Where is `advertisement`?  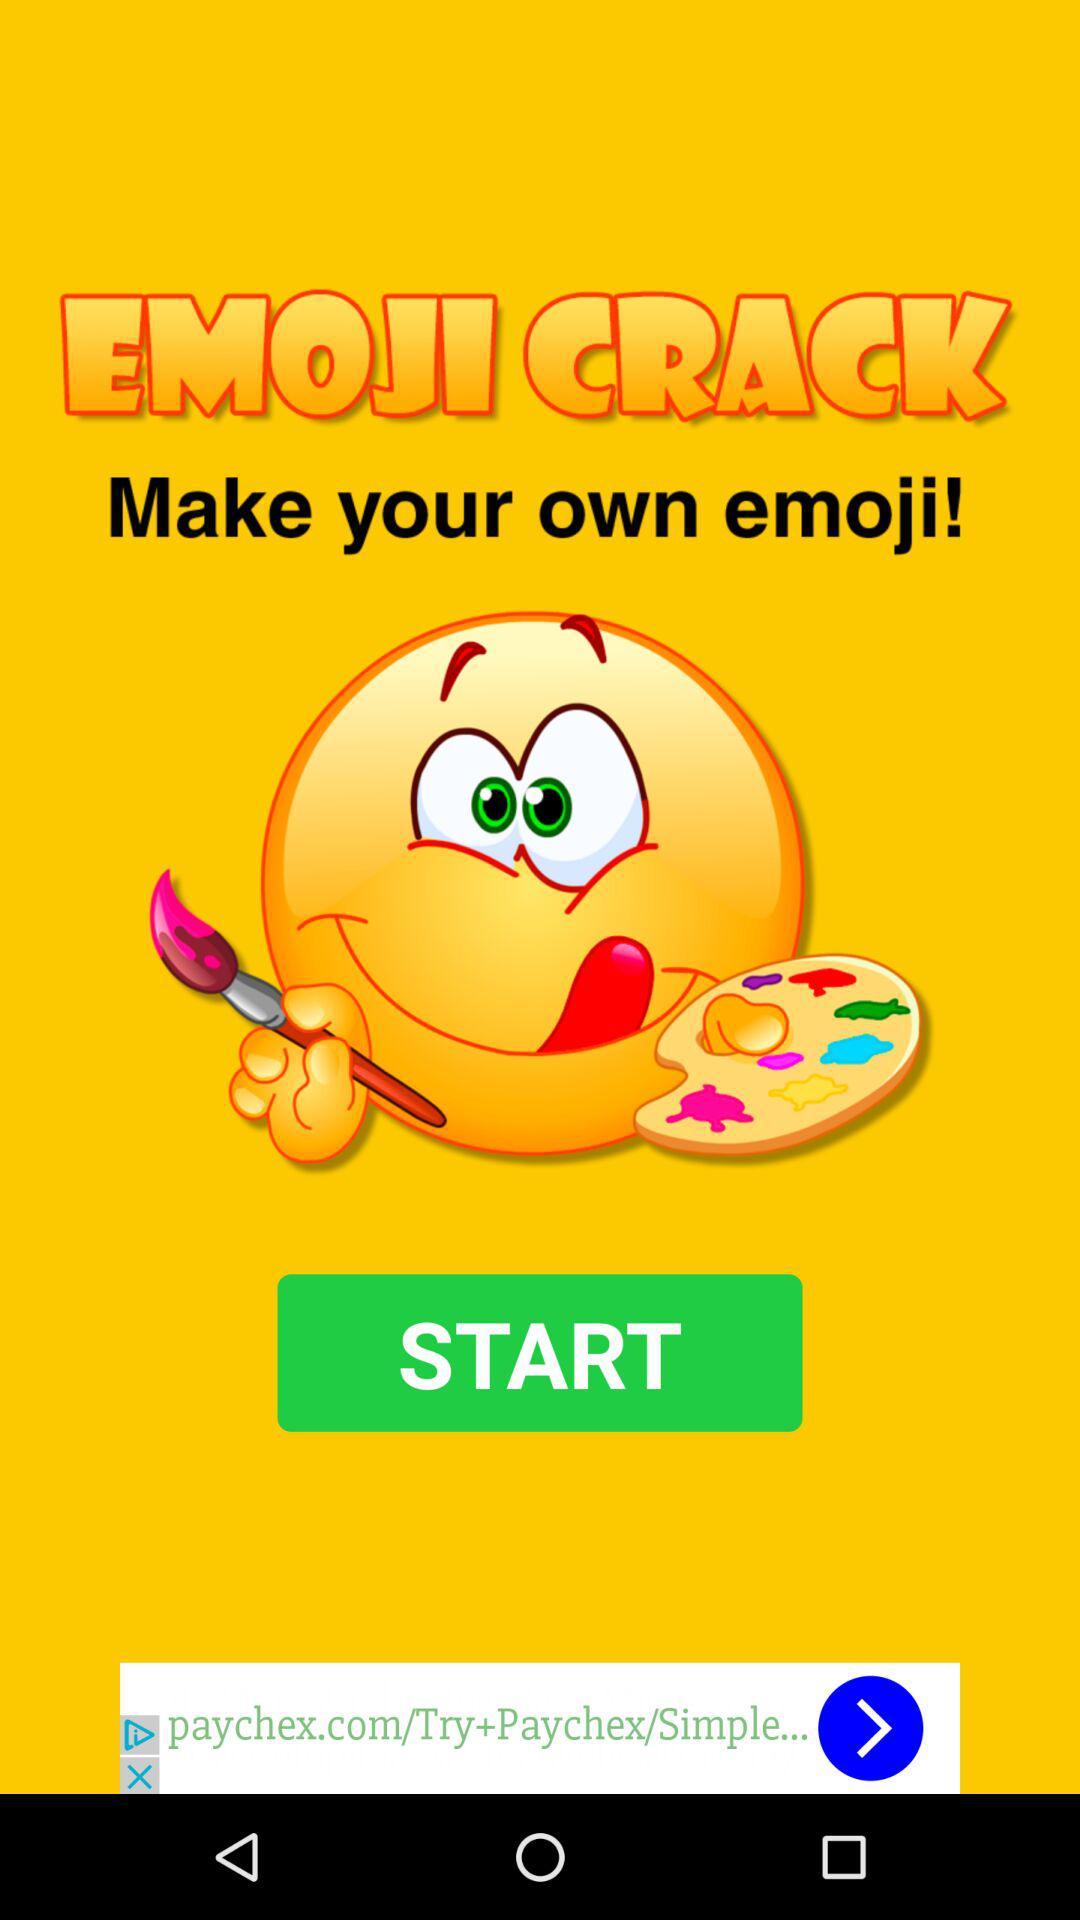
advertisement is located at coordinates (540, 1727).